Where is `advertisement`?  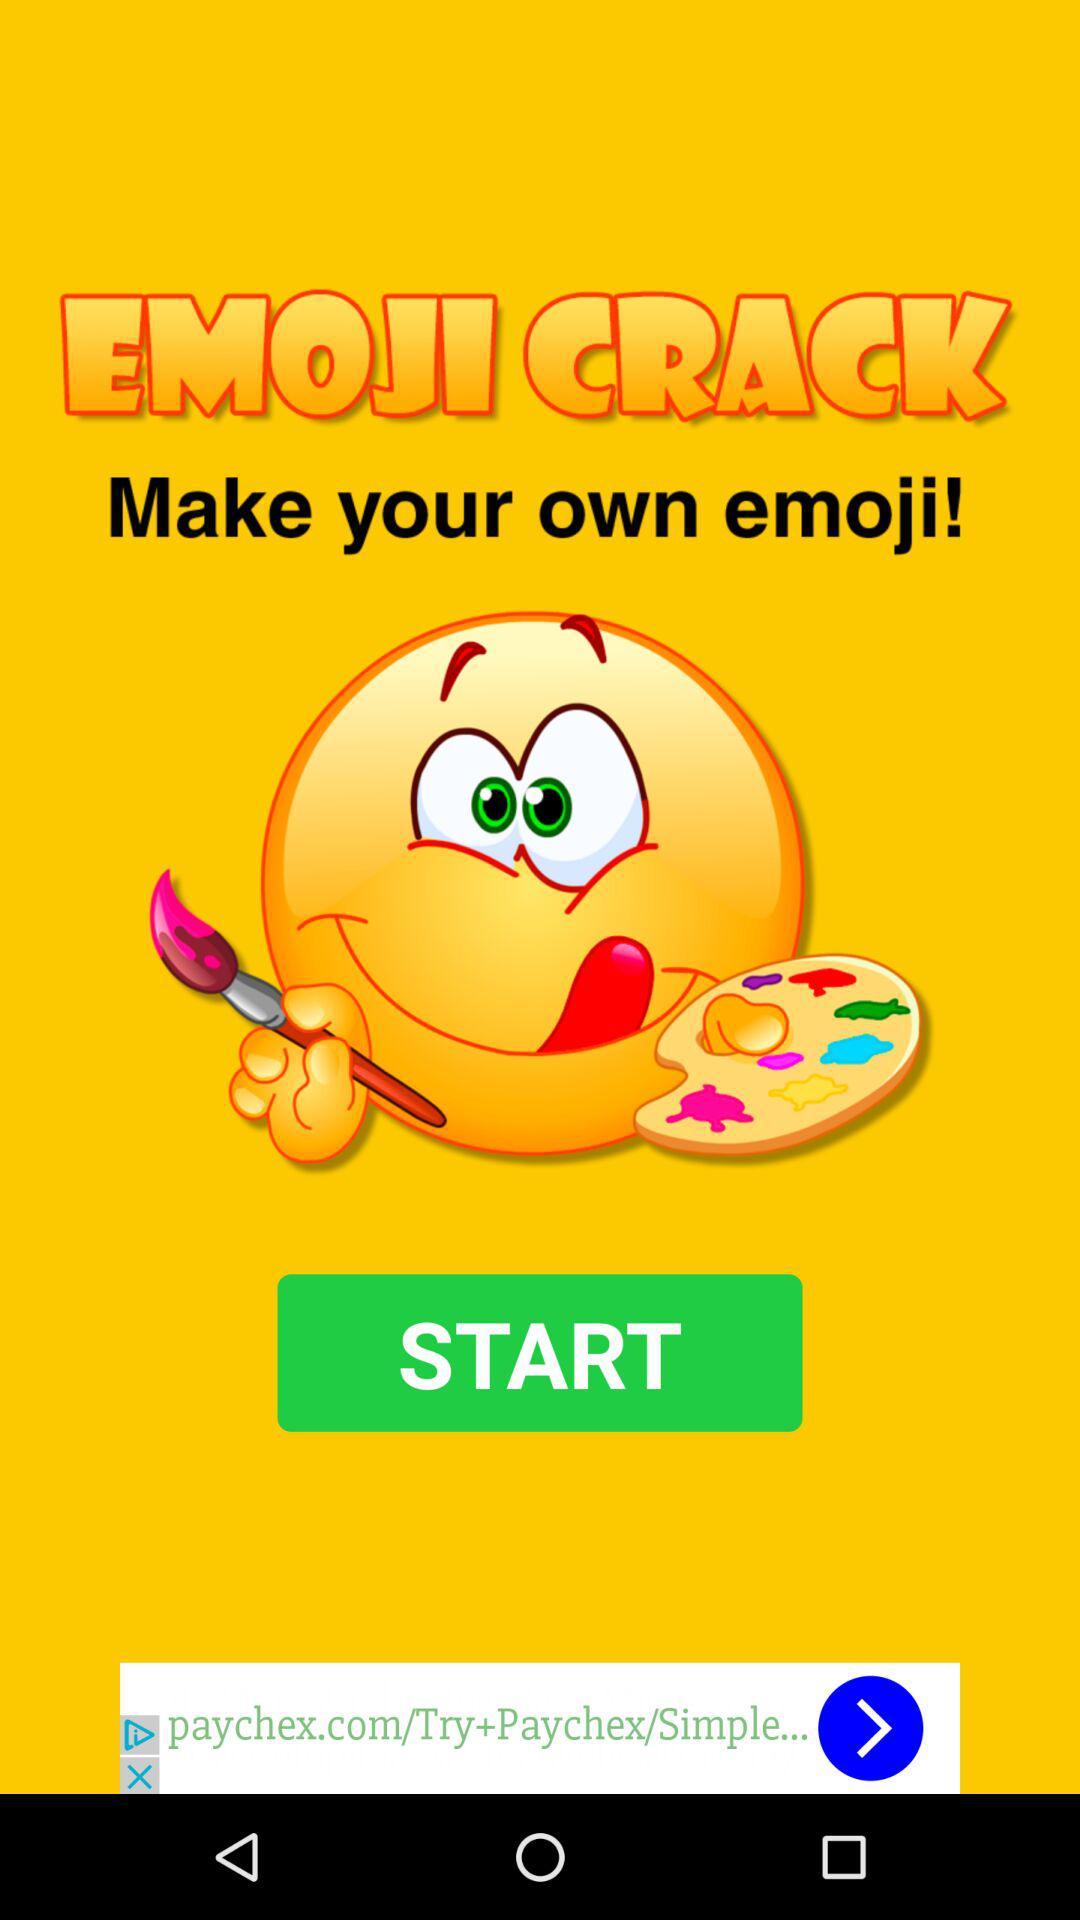
advertisement is located at coordinates (540, 1727).